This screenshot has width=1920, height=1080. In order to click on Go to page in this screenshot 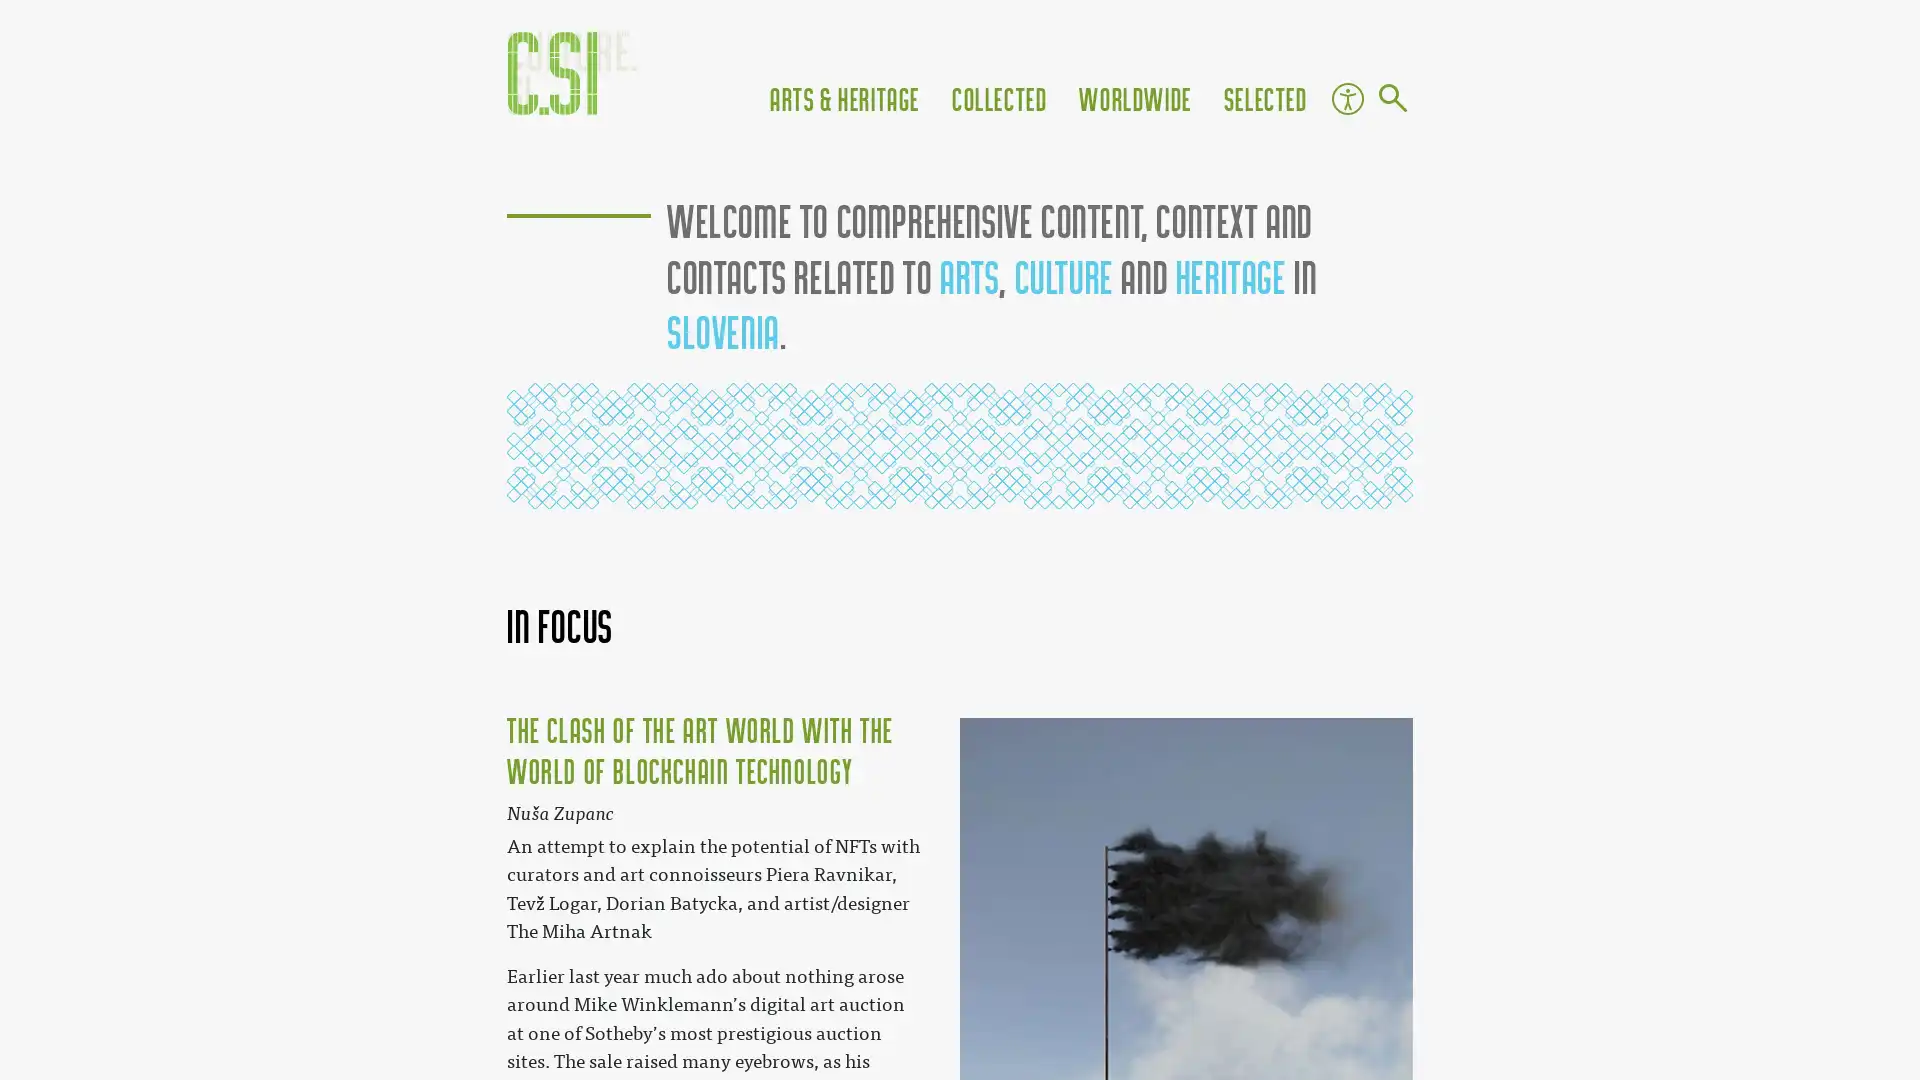, I will do `click(1391, 100)`.